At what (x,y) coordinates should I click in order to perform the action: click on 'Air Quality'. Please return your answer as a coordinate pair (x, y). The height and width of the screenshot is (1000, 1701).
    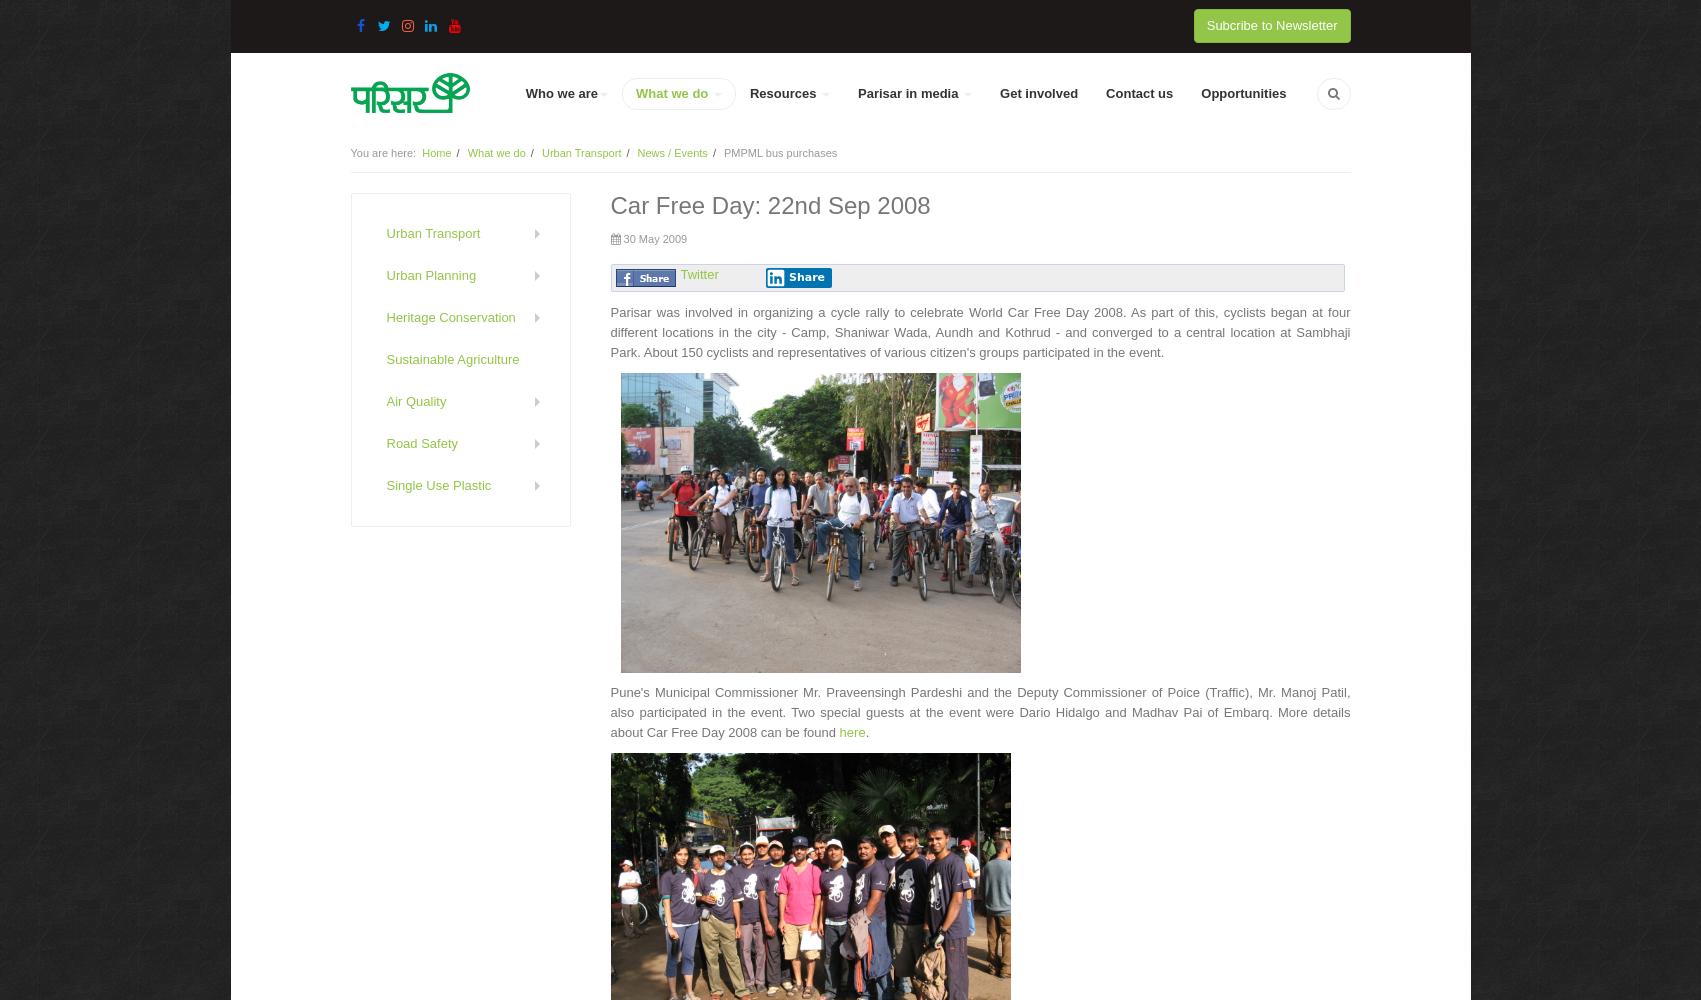
    Looking at the image, I should click on (415, 401).